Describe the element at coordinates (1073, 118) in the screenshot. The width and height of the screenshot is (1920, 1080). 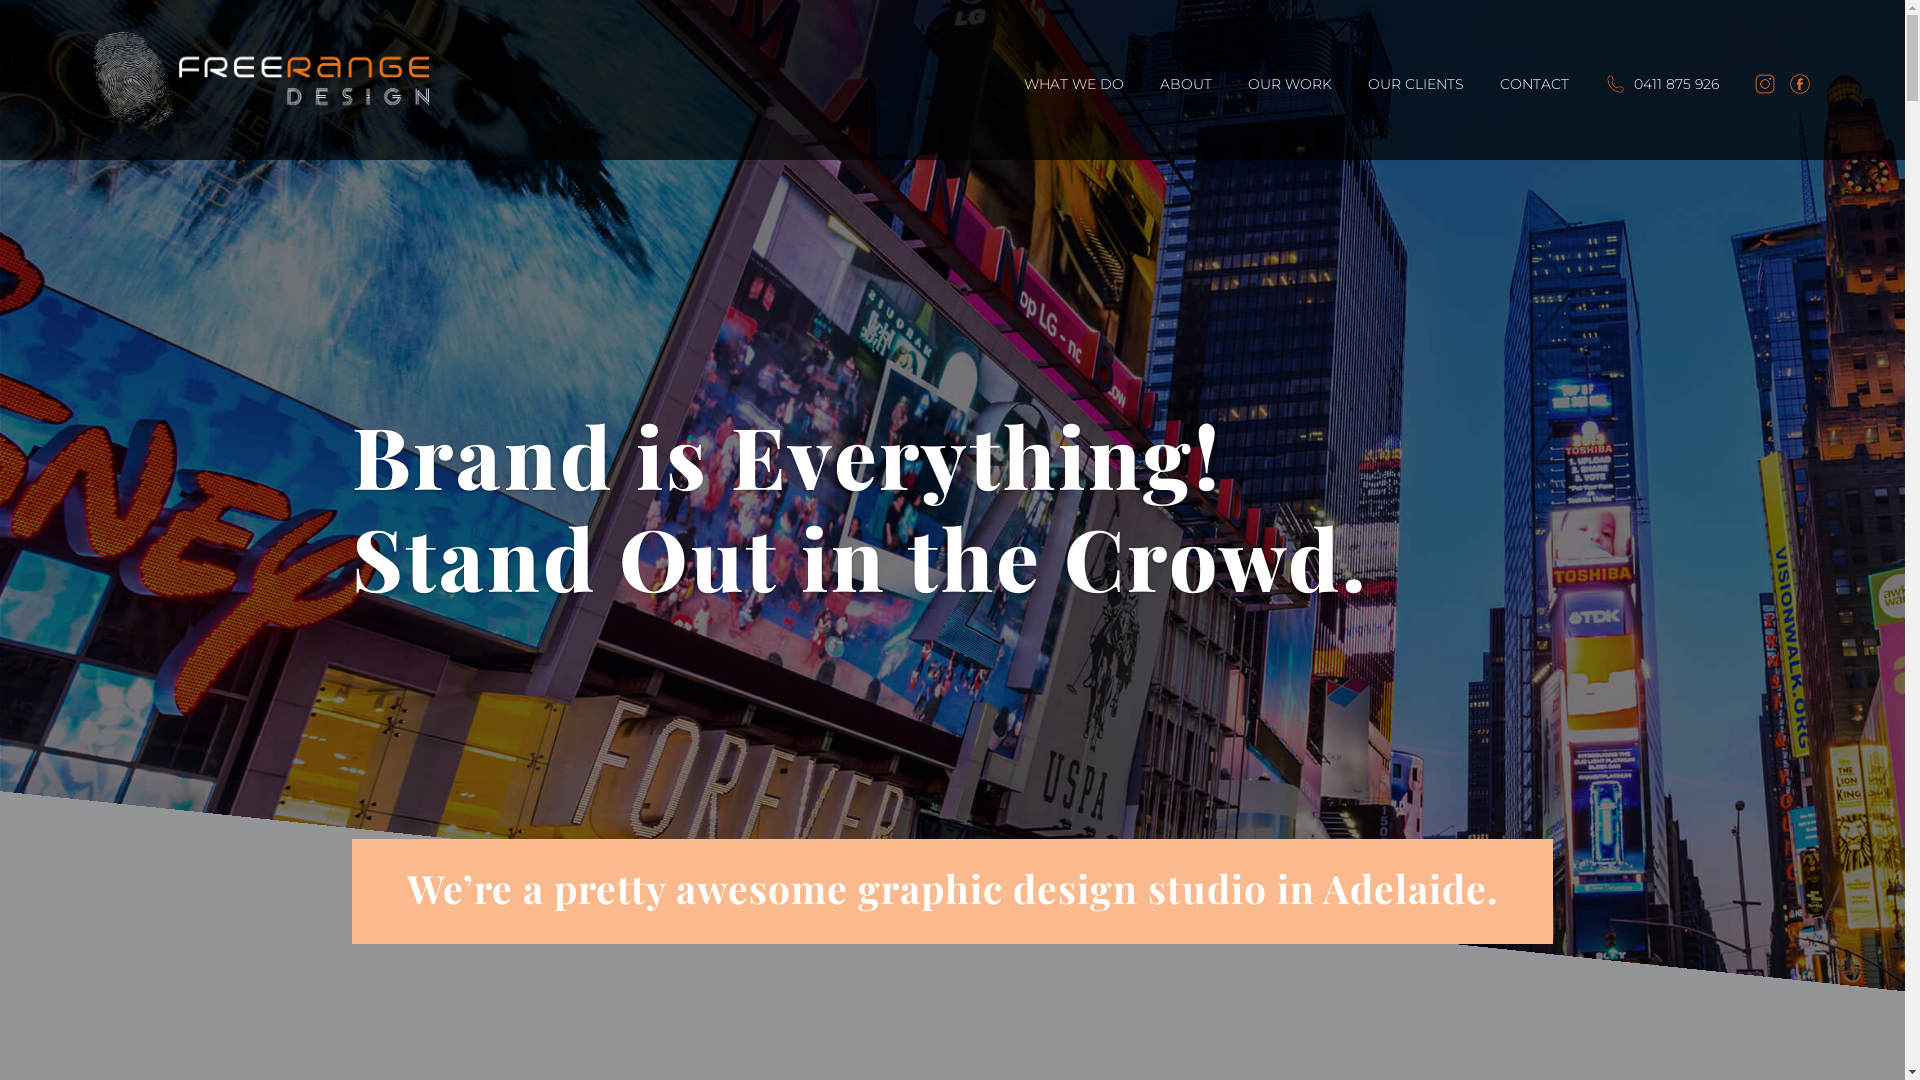
I see `'WHAT WE DO'` at that location.